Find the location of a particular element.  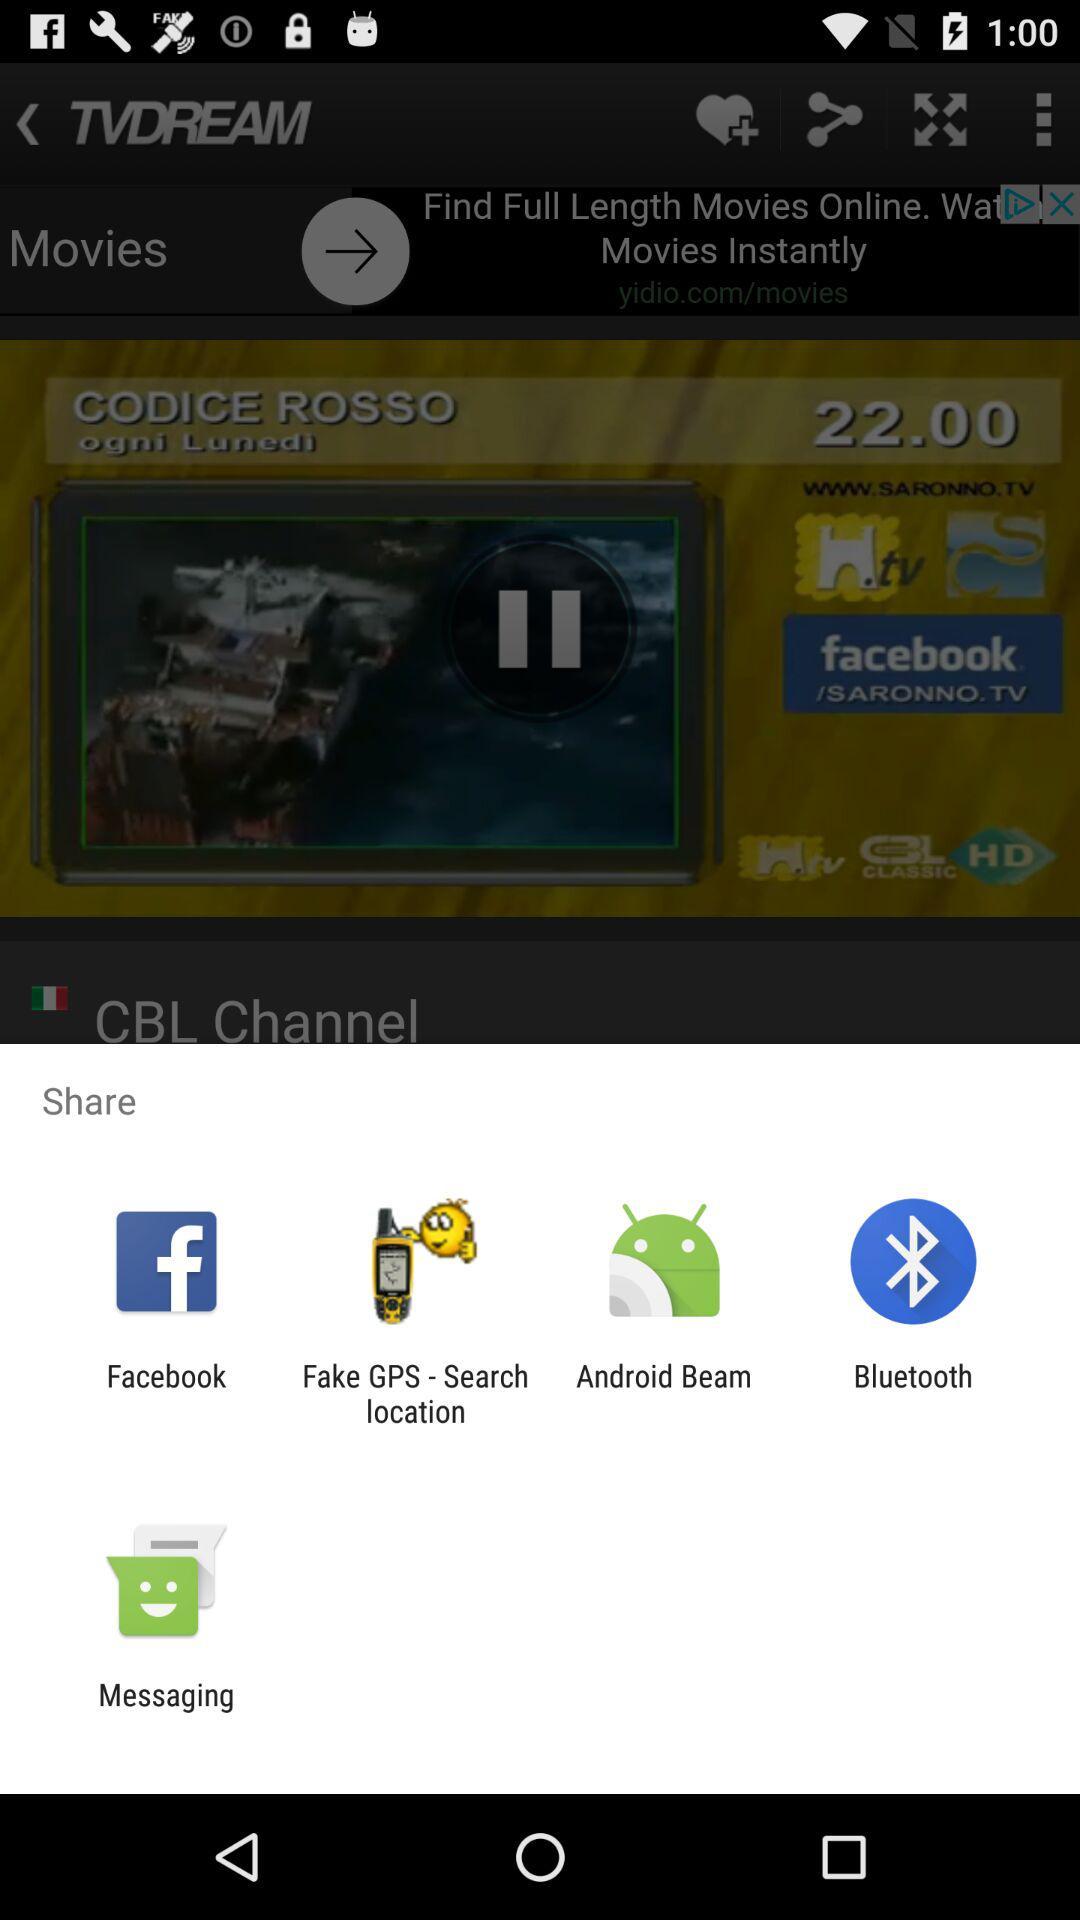

the app at the bottom right corner is located at coordinates (913, 1392).